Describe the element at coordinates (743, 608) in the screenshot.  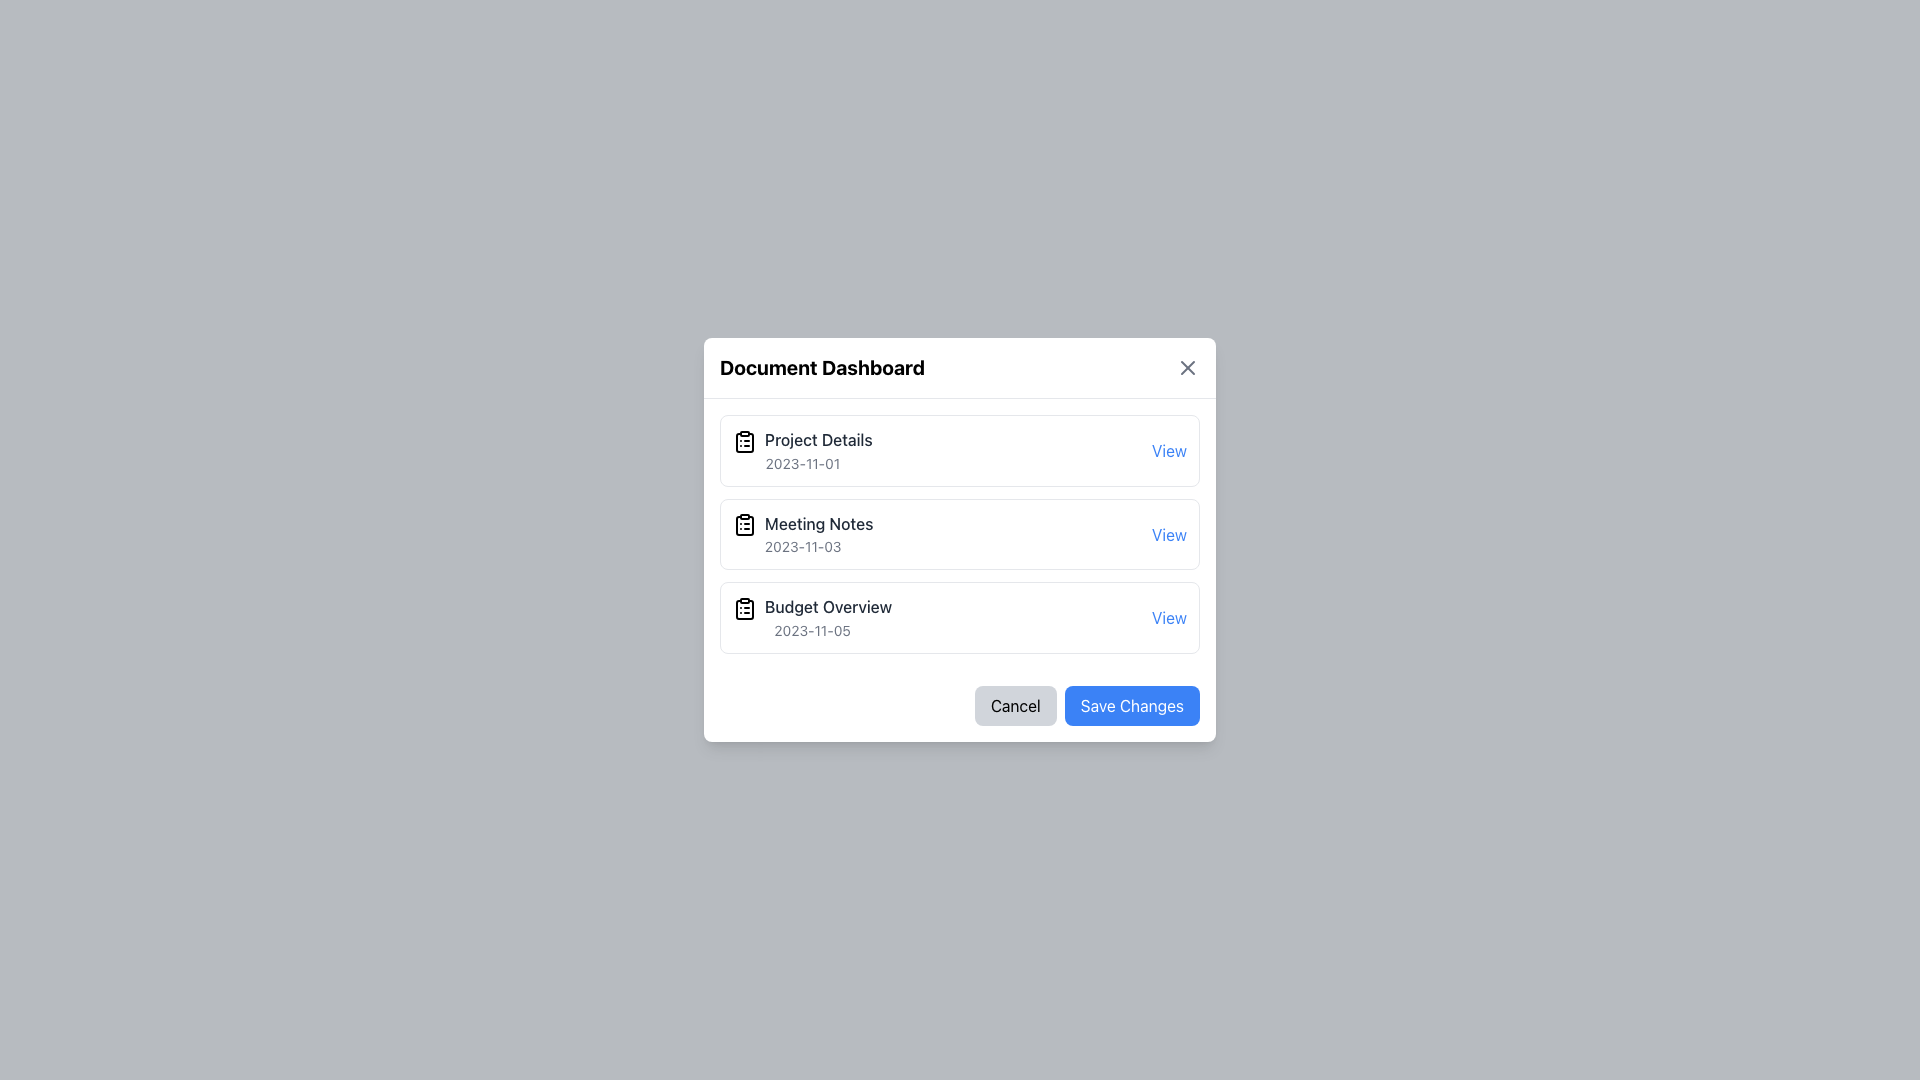
I see `the SVG Icon representing the 'Budget Overview' entry, which is located to the left of the 'Budget Overview' text` at that location.